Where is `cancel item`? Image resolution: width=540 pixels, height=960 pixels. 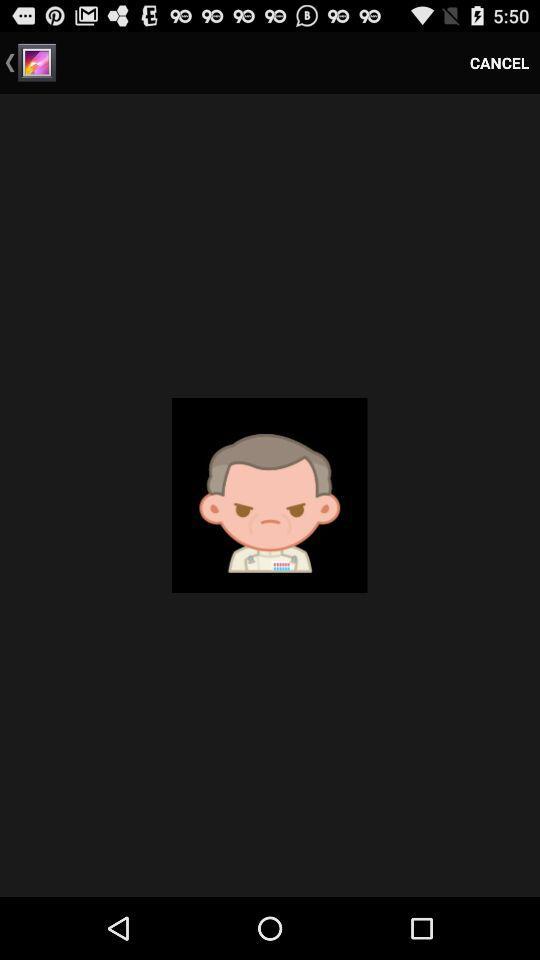
cancel item is located at coordinates (498, 62).